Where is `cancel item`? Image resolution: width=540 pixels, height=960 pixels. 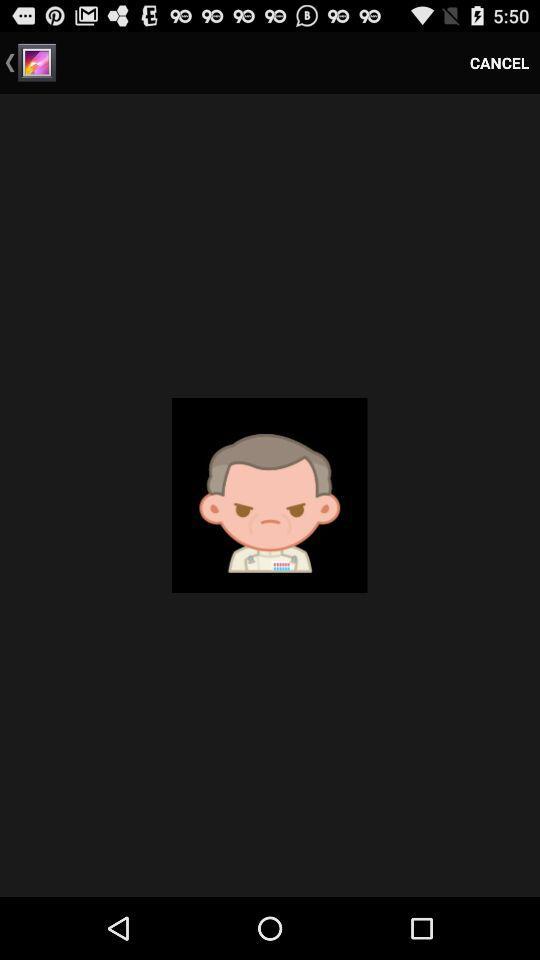
cancel item is located at coordinates (498, 62).